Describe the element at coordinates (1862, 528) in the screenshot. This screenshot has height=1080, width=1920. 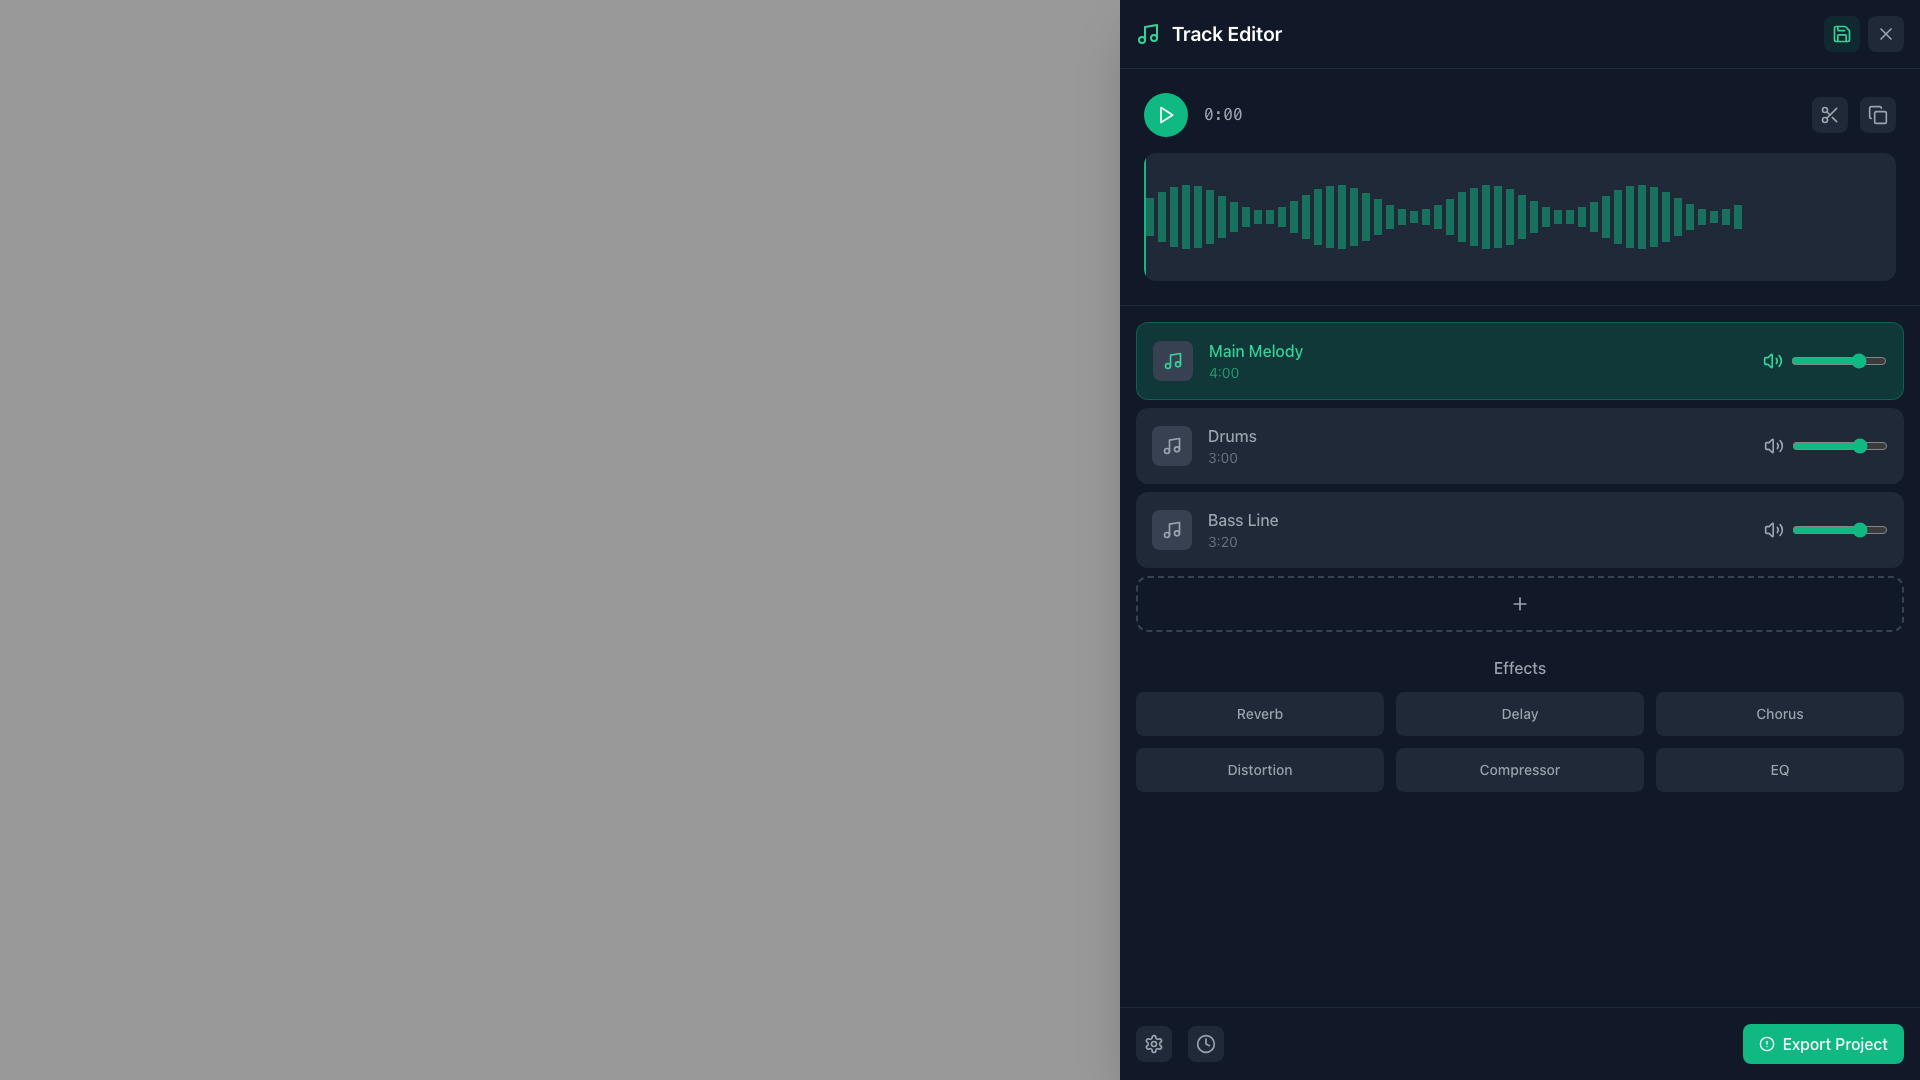
I see `the volume slider` at that location.